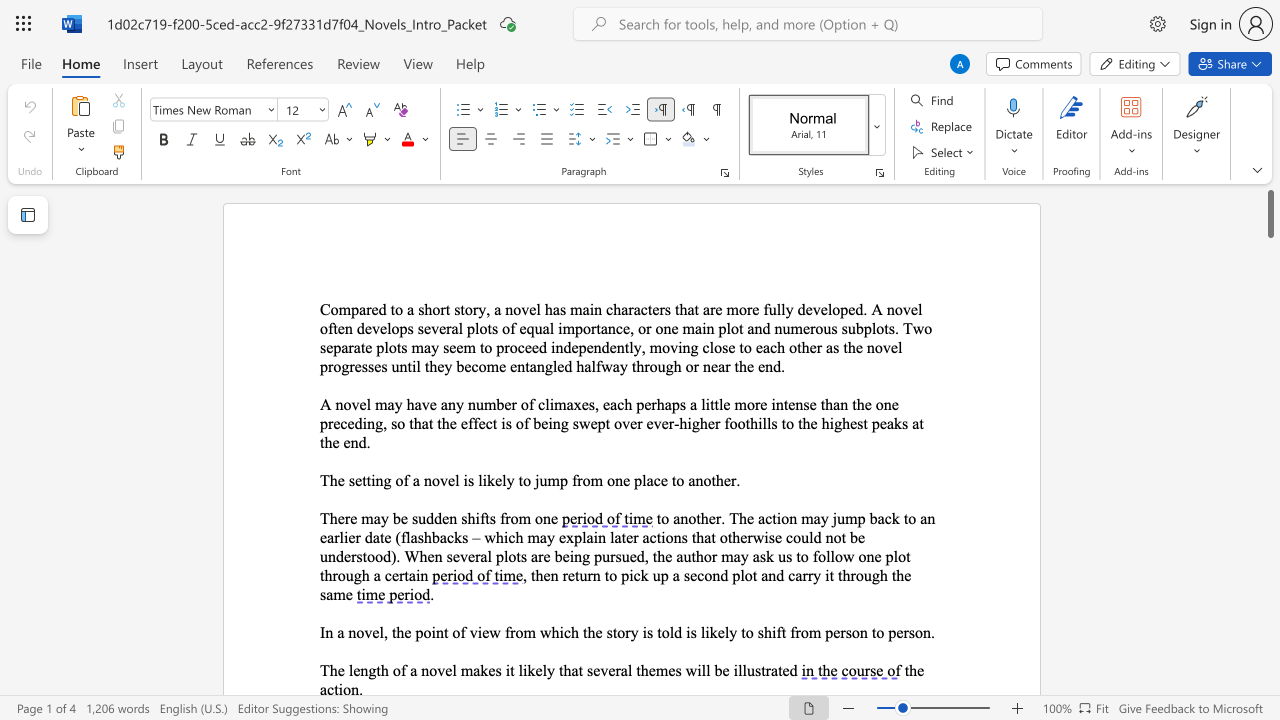  What do you see at coordinates (713, 632) in the screenshot?
I see `the 1th character "k" in the text` at bounding box center [713, 632].